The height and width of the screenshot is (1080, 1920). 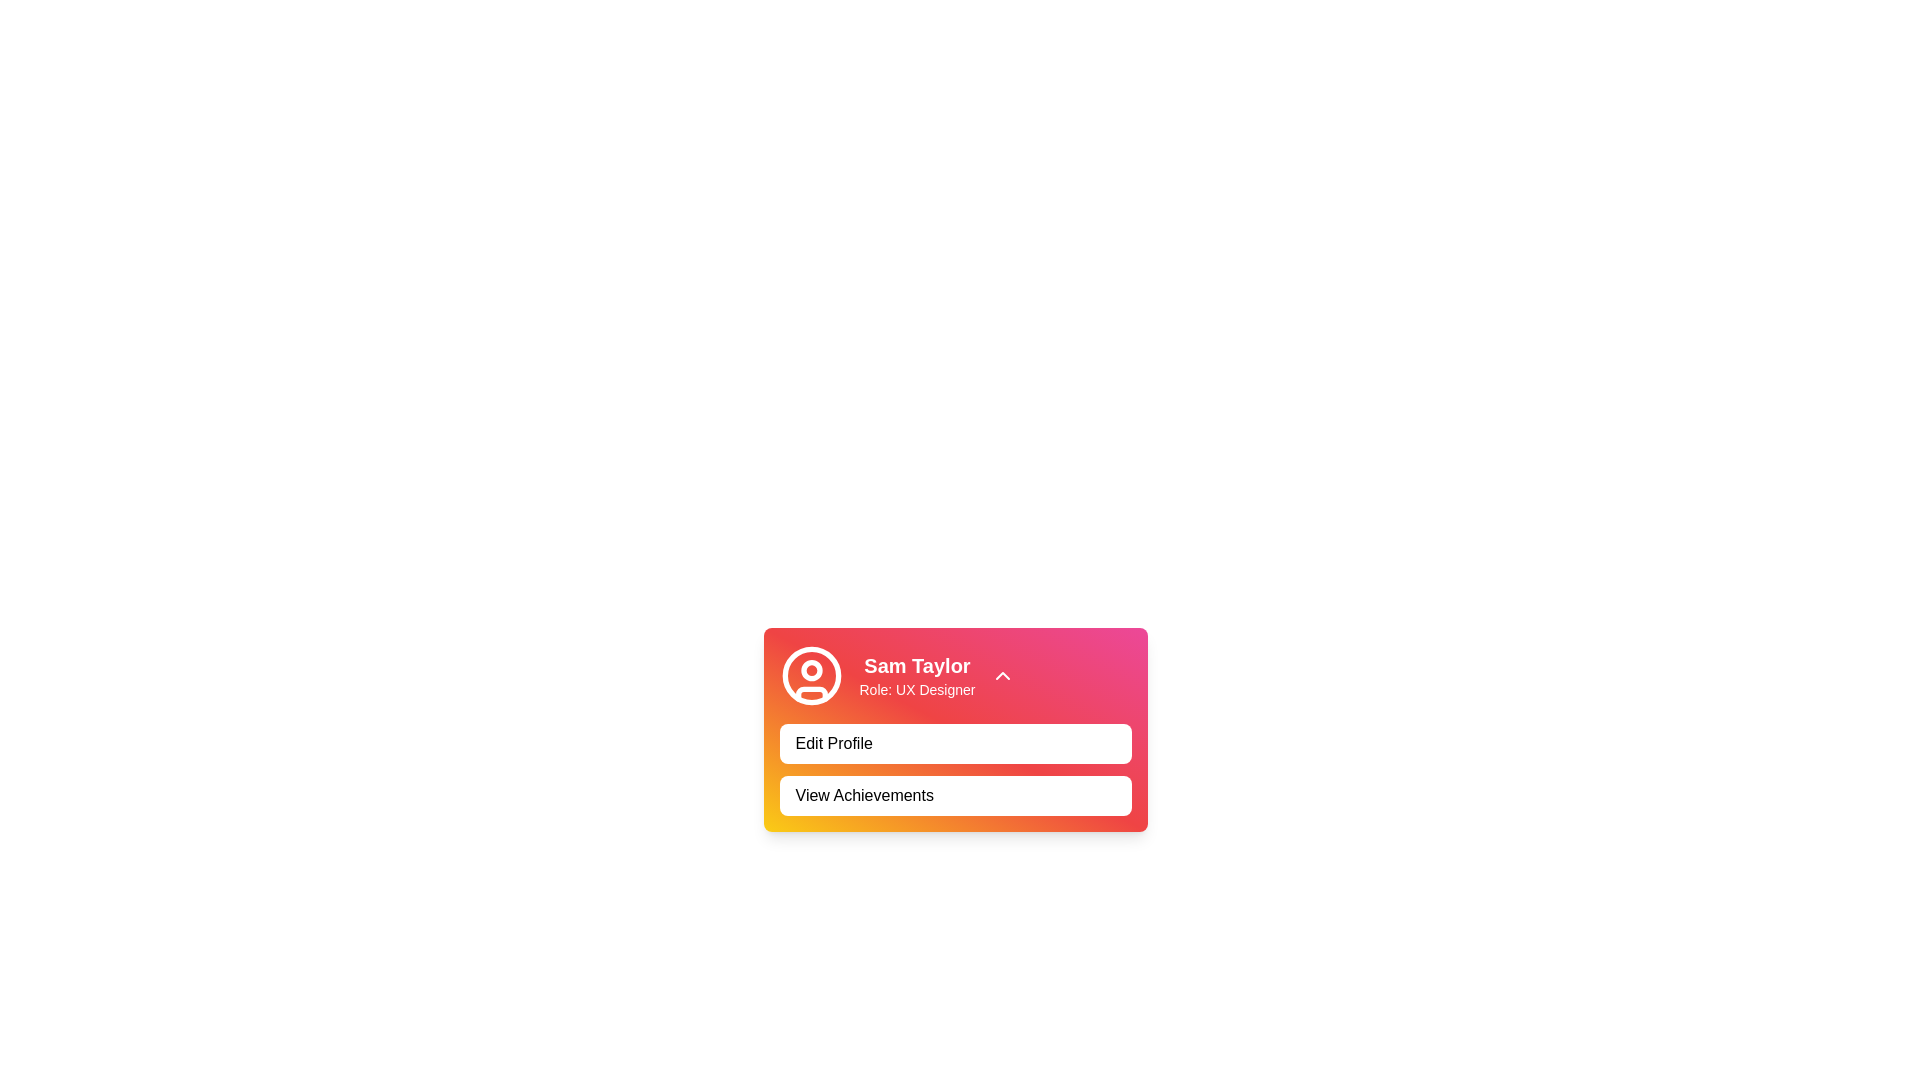 I want to click on the toggle icon located to the right of the text 'Sam Taylor Role: UX Designer' in the header, so click(x=1003, y=675).